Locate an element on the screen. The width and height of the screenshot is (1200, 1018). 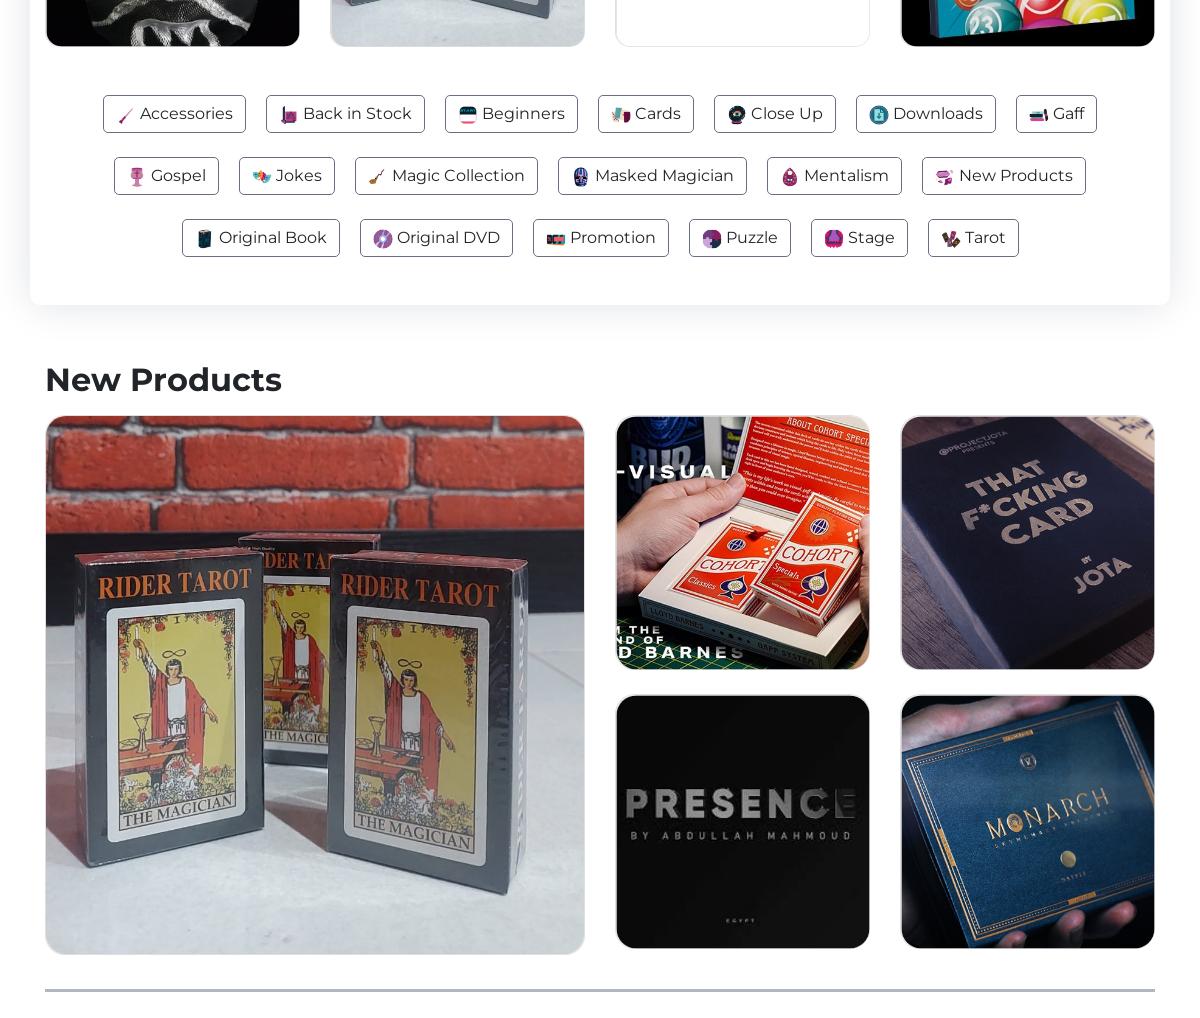
'Mentalism' is located at coordinates (799, 175).